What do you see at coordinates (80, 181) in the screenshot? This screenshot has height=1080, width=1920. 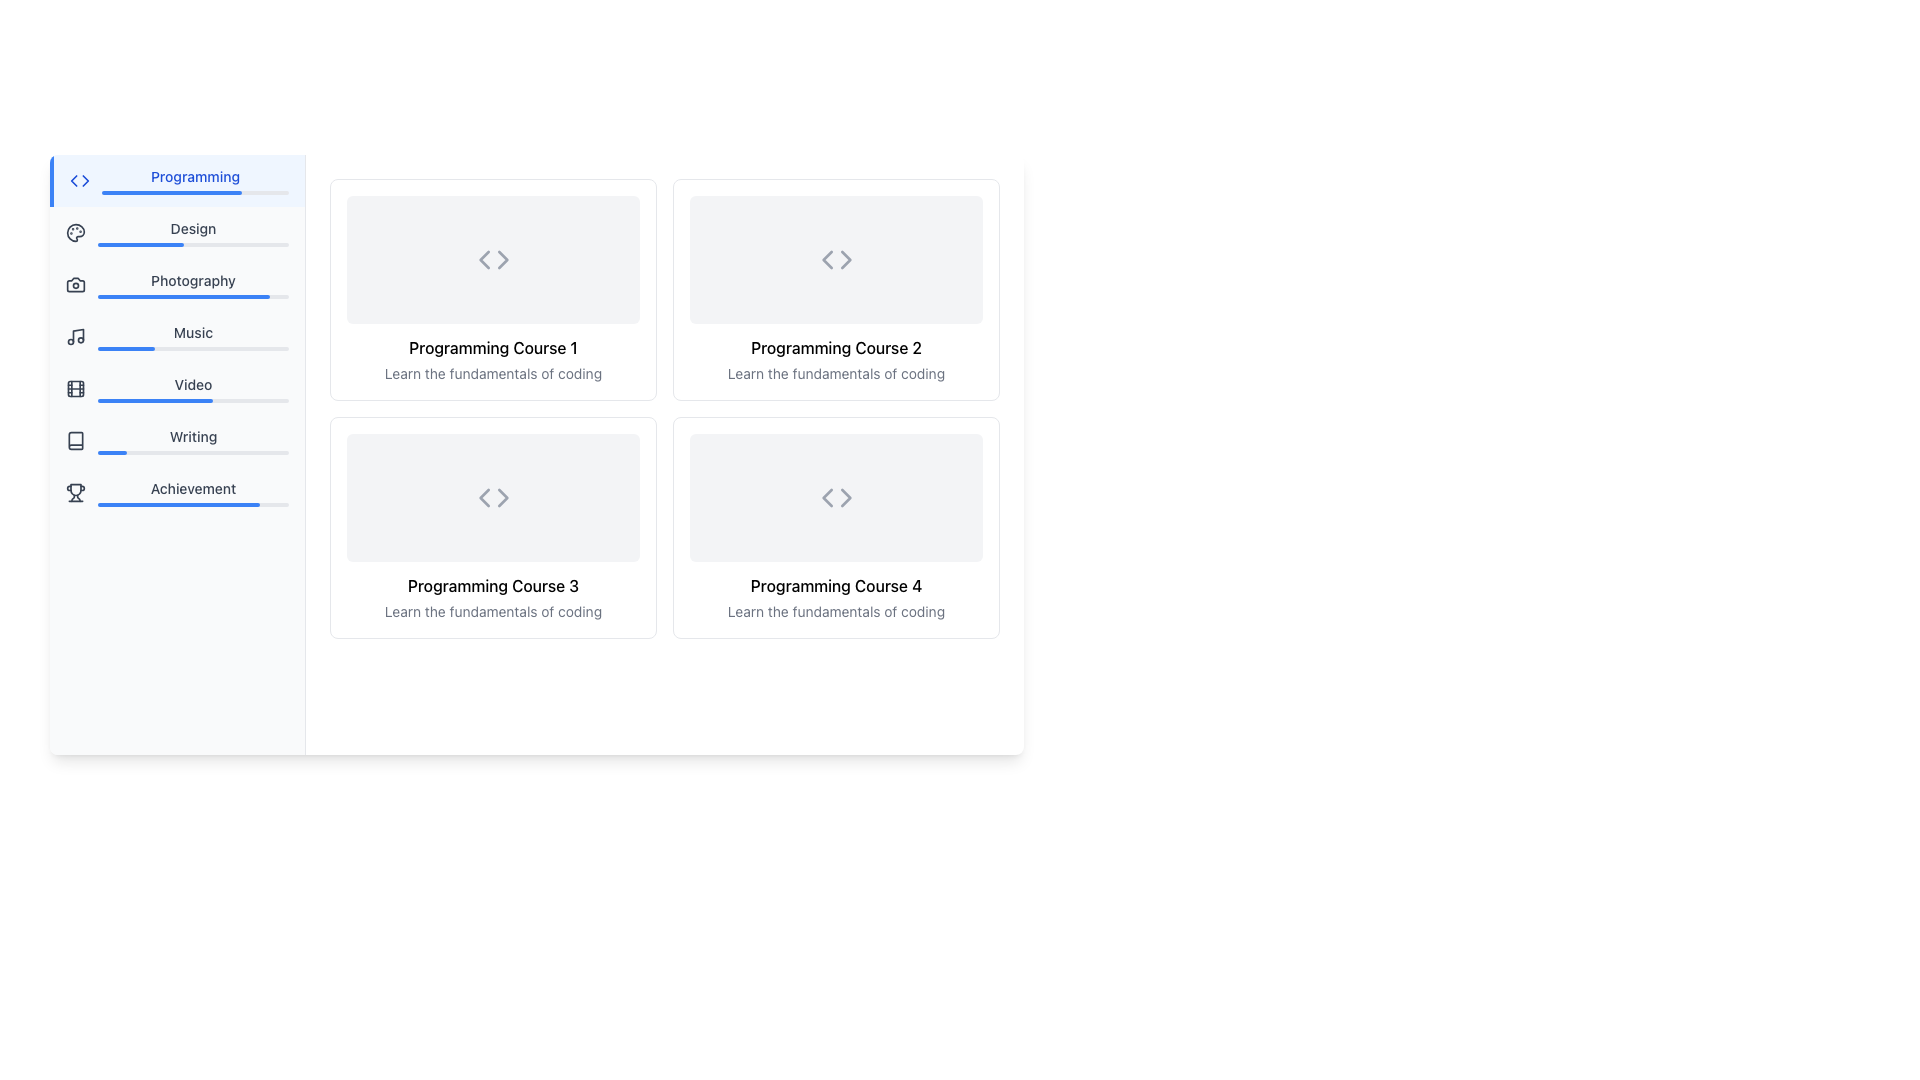 I see `the SVG graphic element representing the 'Programming' section in the navigation sidebar, located directly to the left of the text 'Programming'` at bounding box center [80, 181].